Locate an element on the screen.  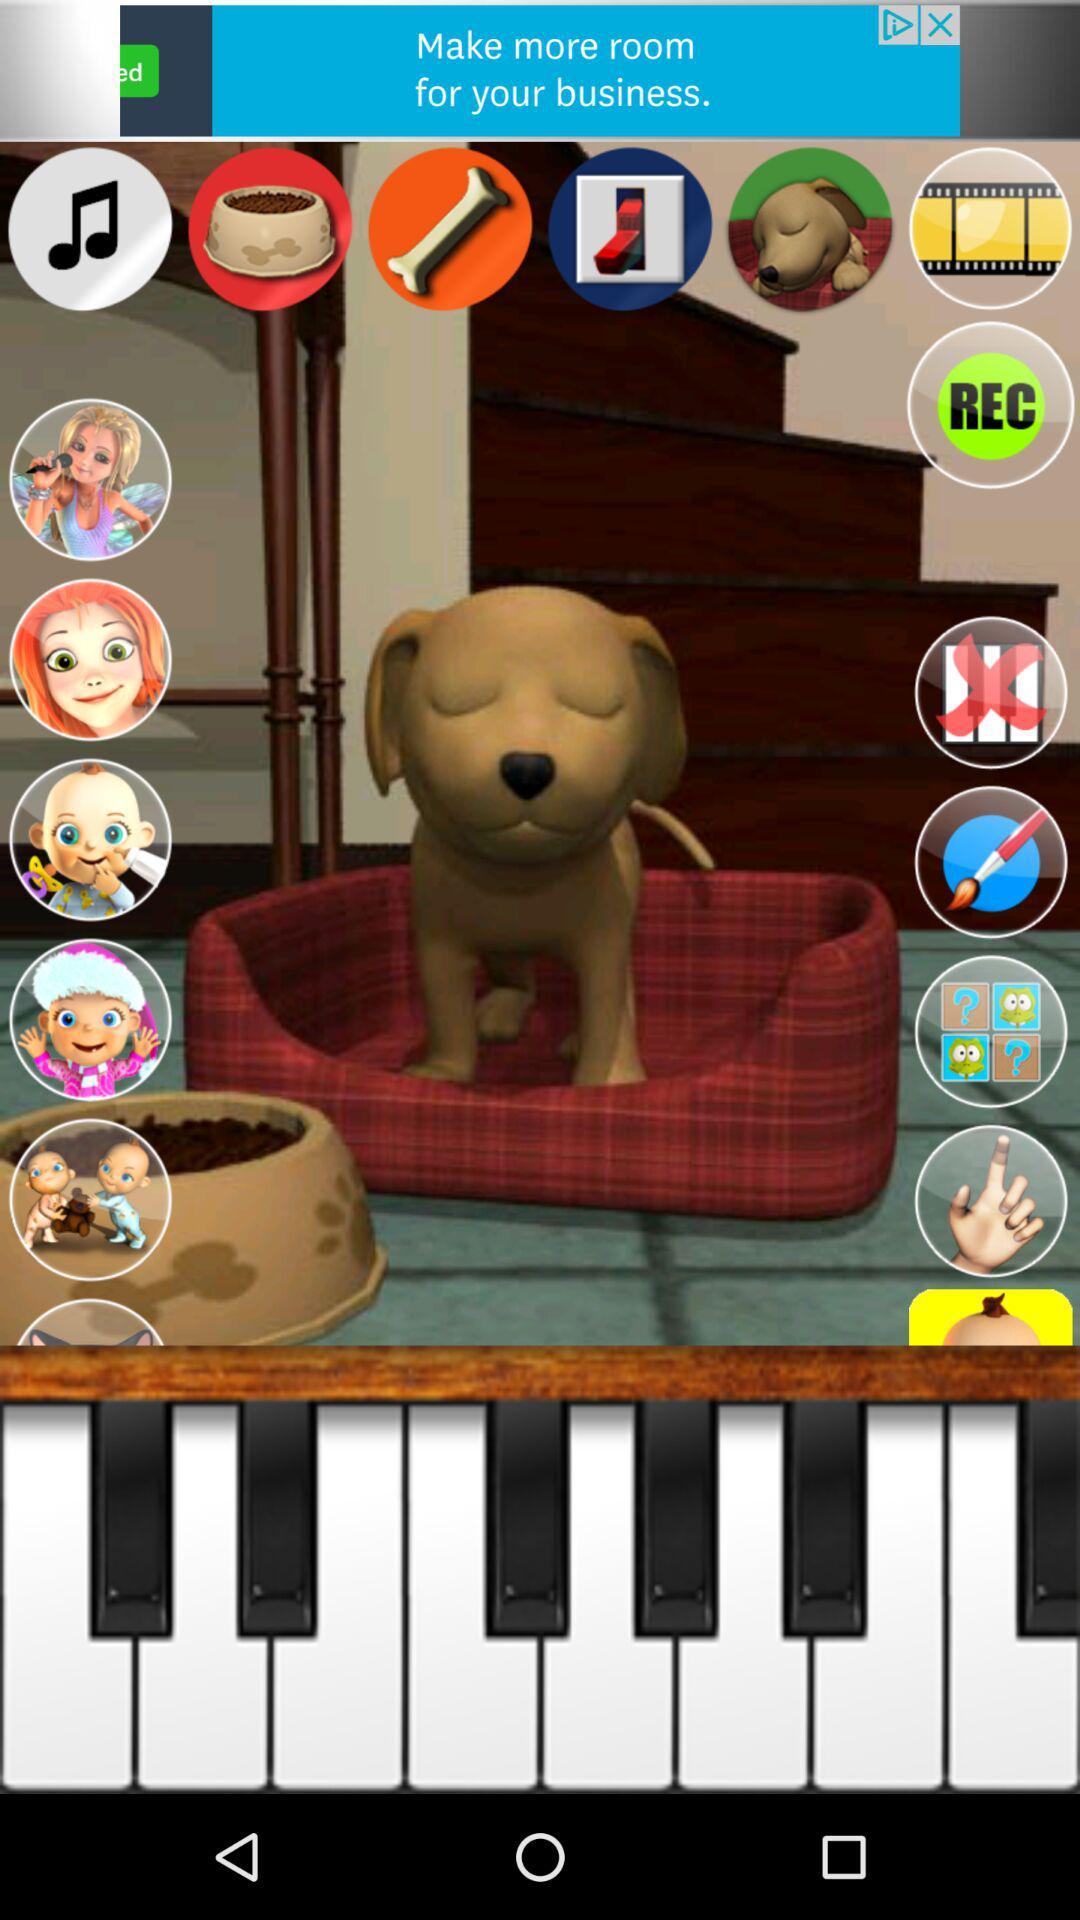
the avatar icon is located at coordinates (88, 513).